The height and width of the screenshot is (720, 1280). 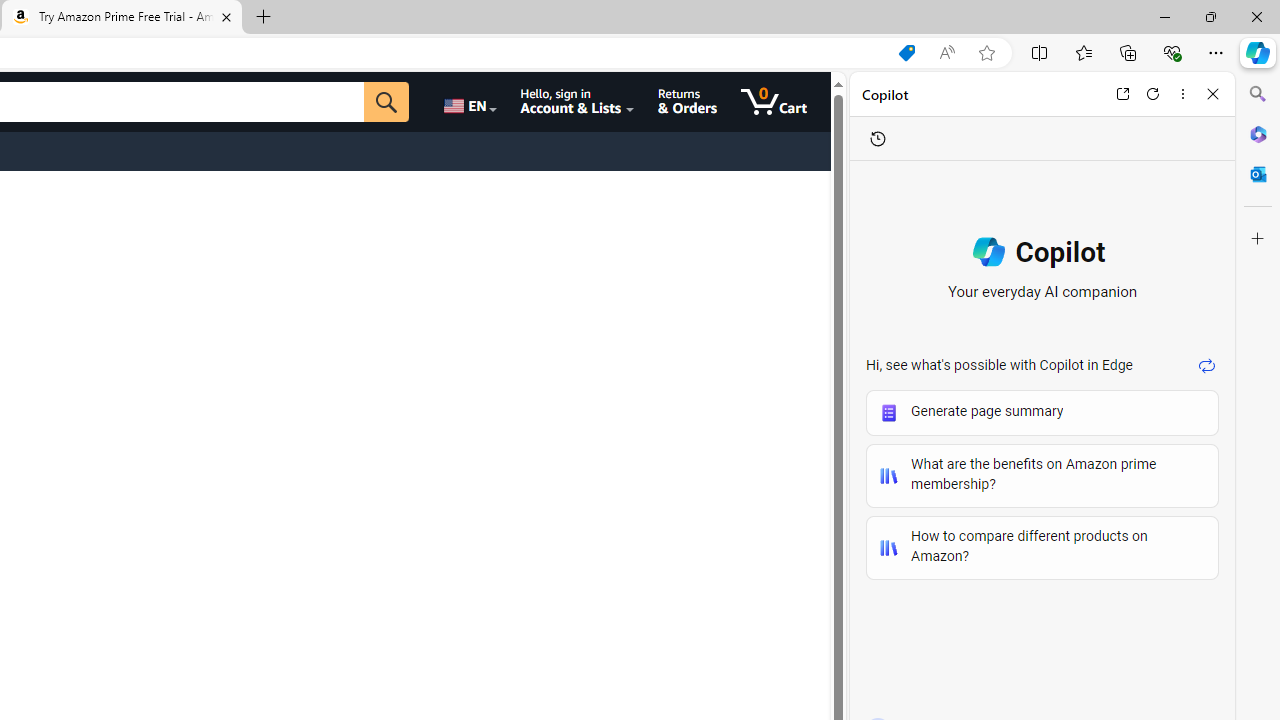 What do you see at coordinates (773, 101) in the screenshot?
I see `'0 items in cart'` at bounding box center [773, 101].